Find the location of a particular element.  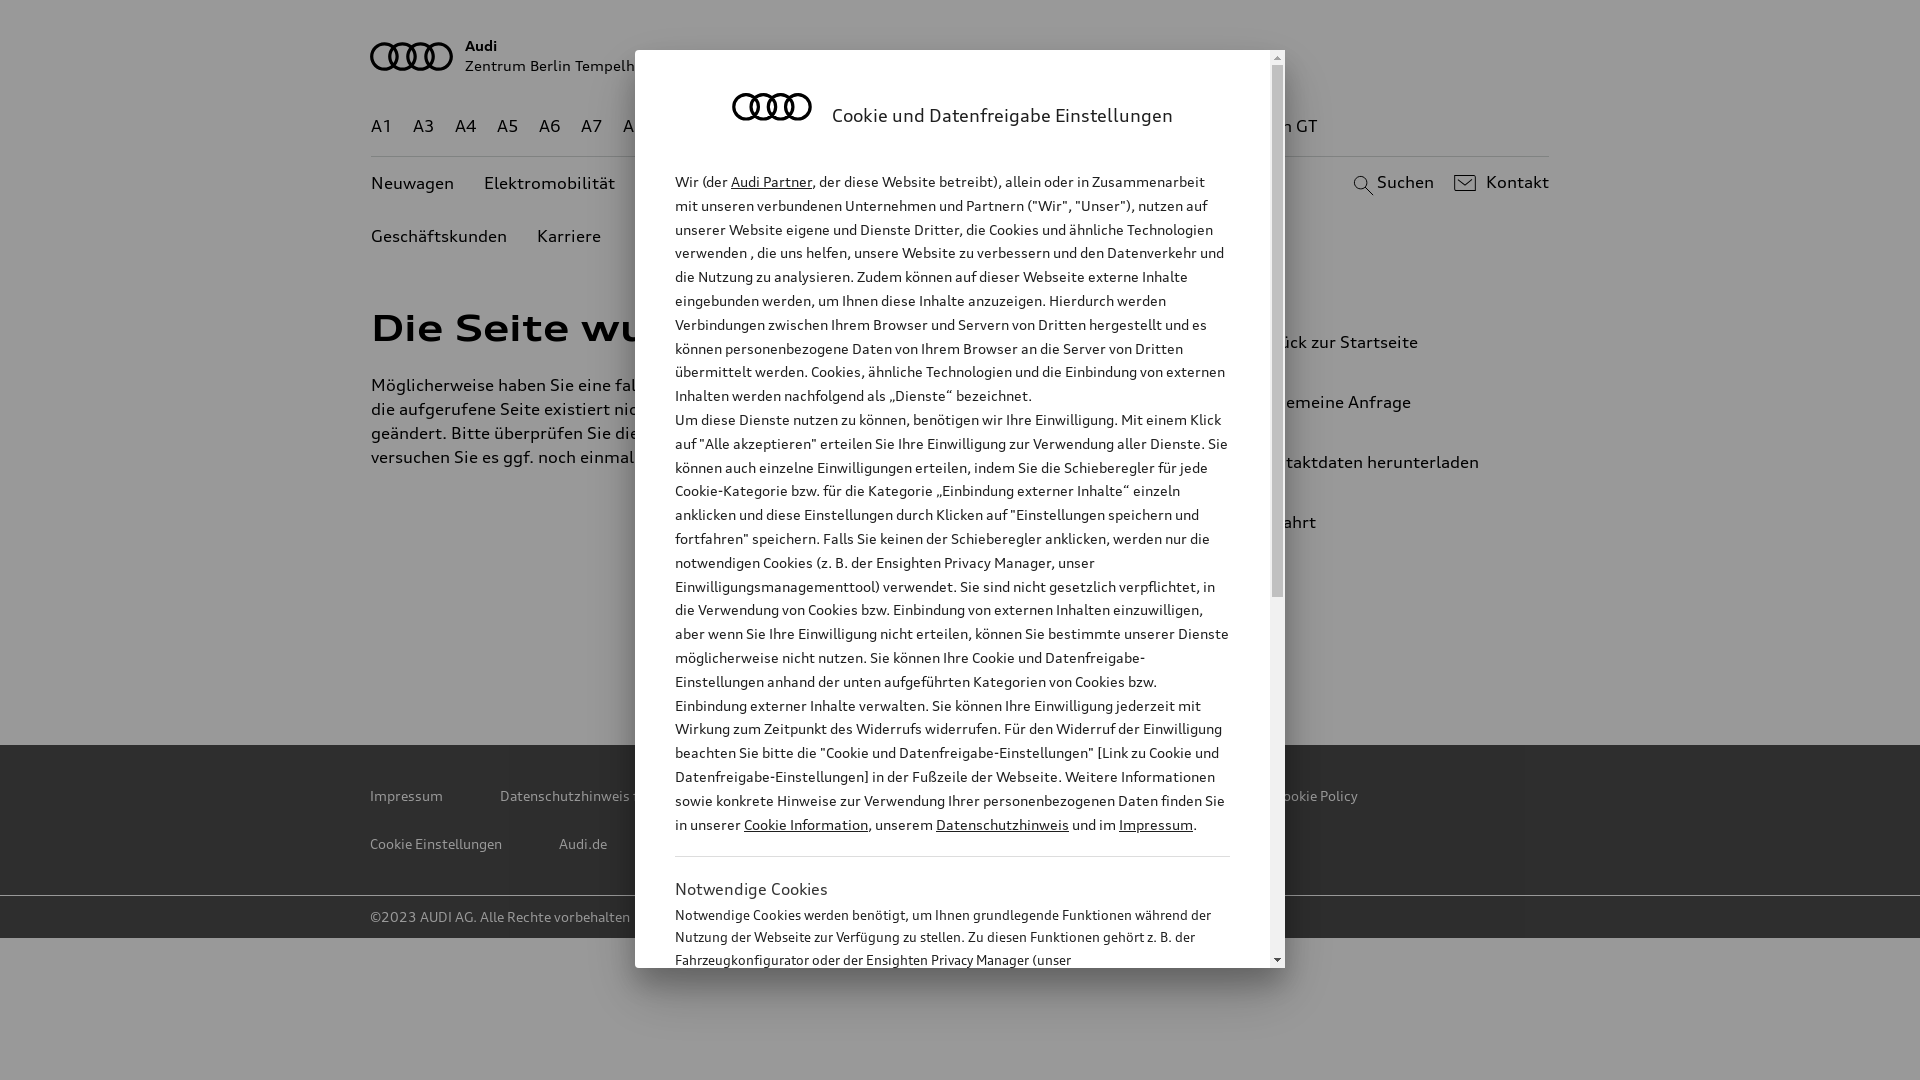

'A5' is located at coordinates (508, 126).